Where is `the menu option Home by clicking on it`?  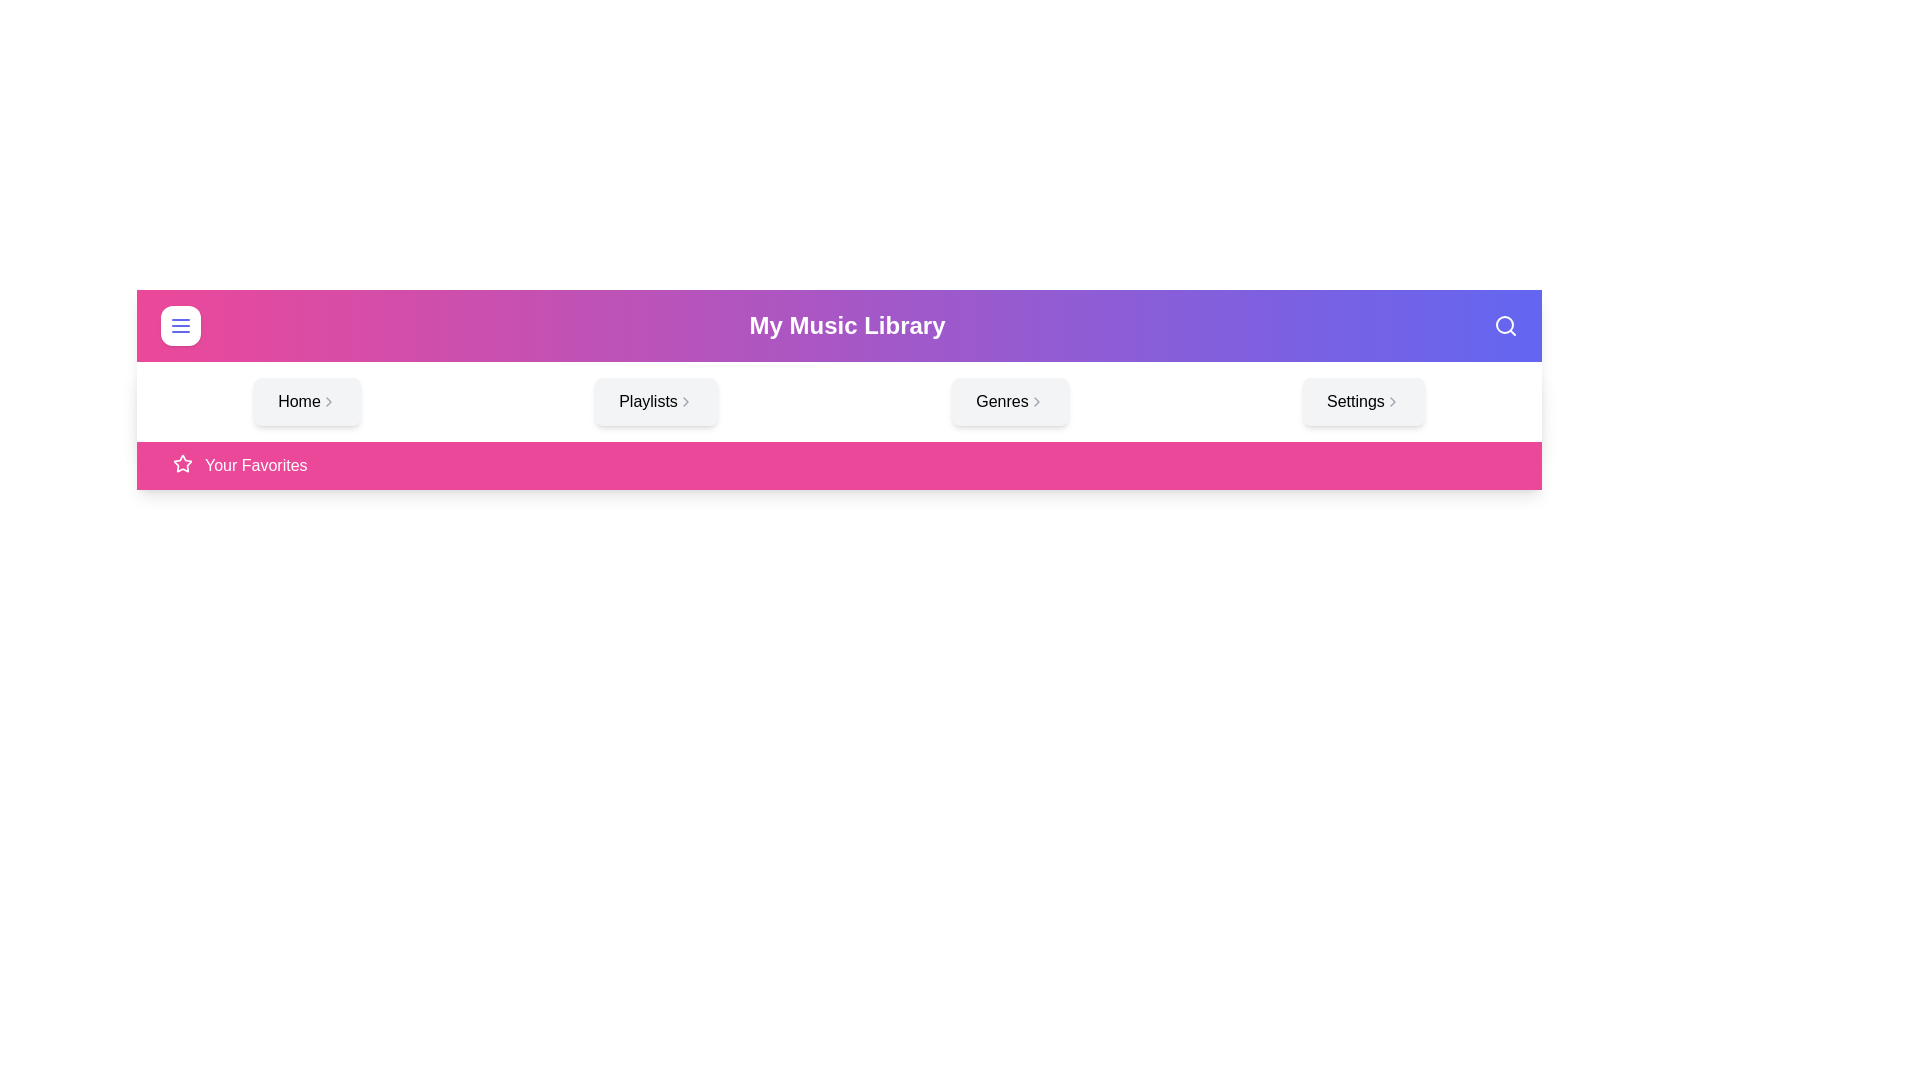
the menu option Home by clicking on it is located at coordinates (306, 401).